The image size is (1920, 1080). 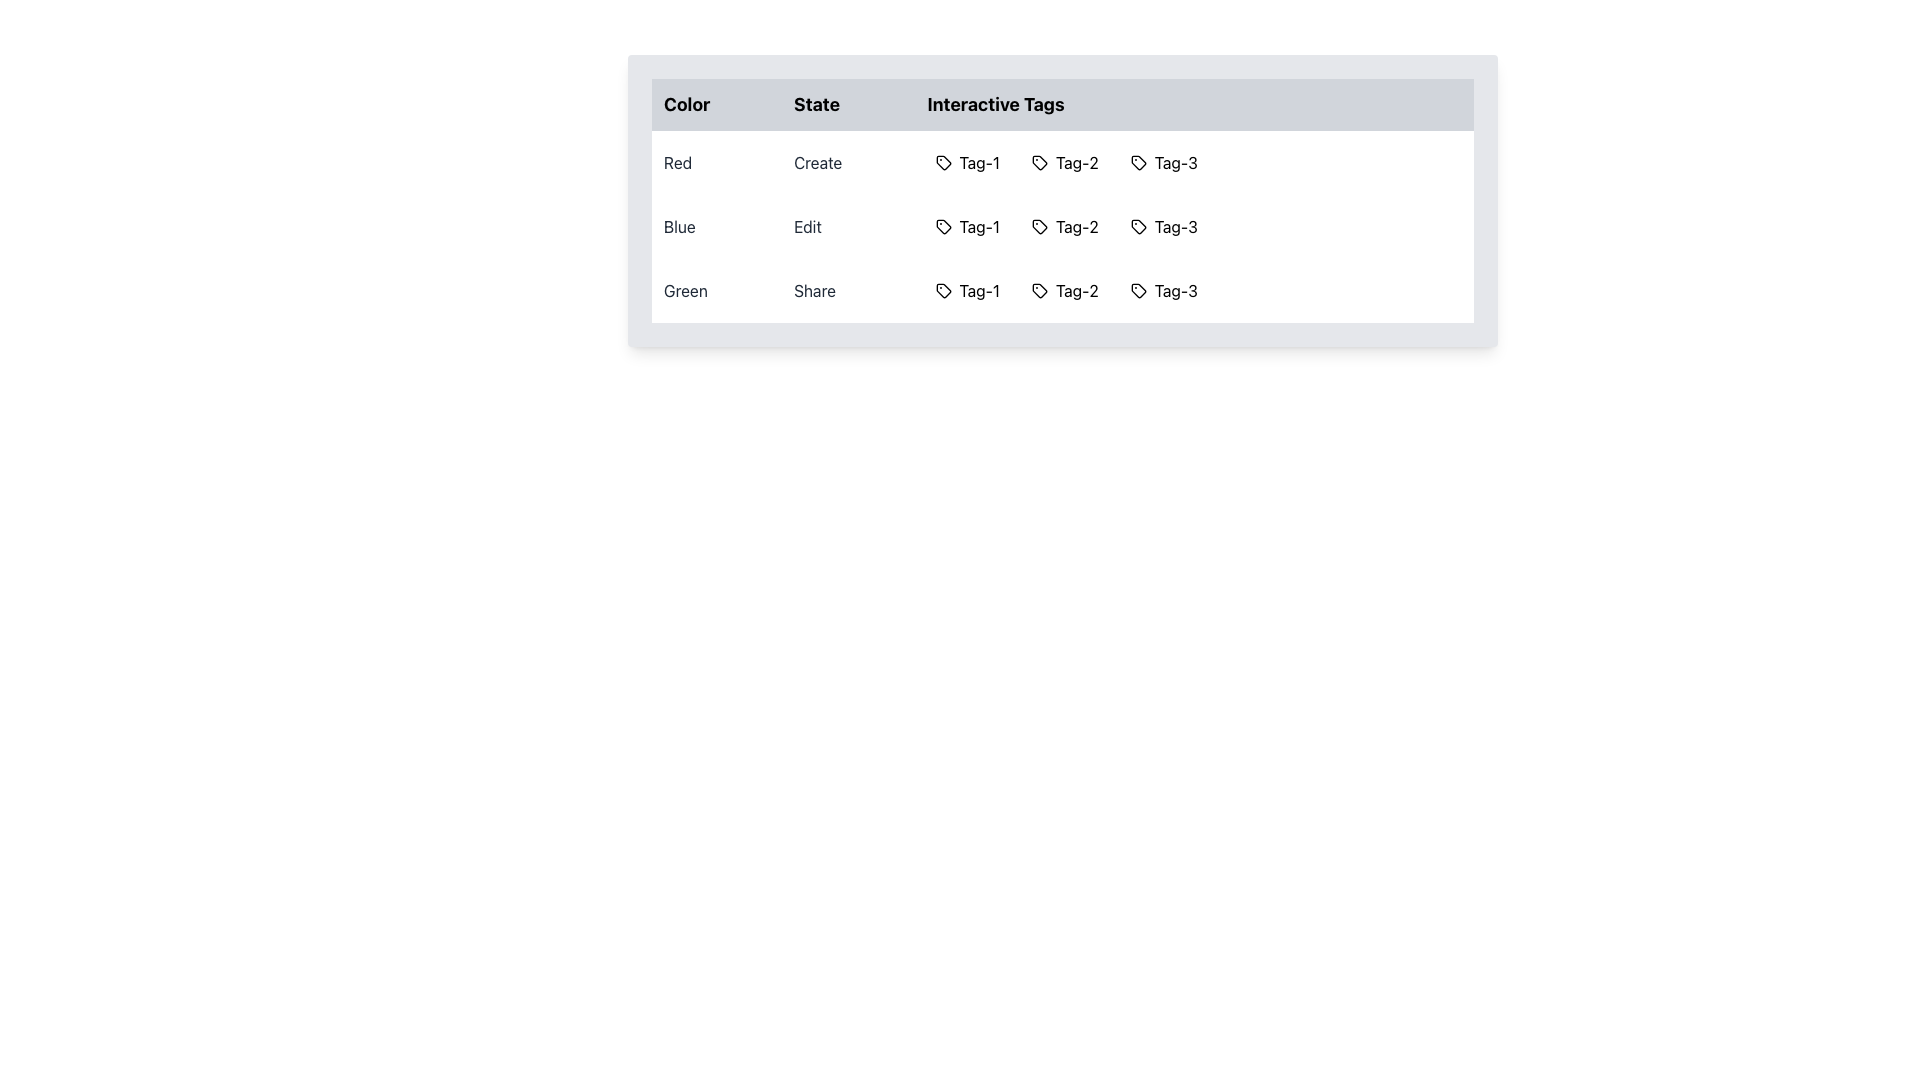 I want to click on the 'Tag-3' icon, which resembles a blue outlined tag with a filled circle, located under the 'Edit' state in the 'Interactive Tags' column, so click(x=1137, y=226).